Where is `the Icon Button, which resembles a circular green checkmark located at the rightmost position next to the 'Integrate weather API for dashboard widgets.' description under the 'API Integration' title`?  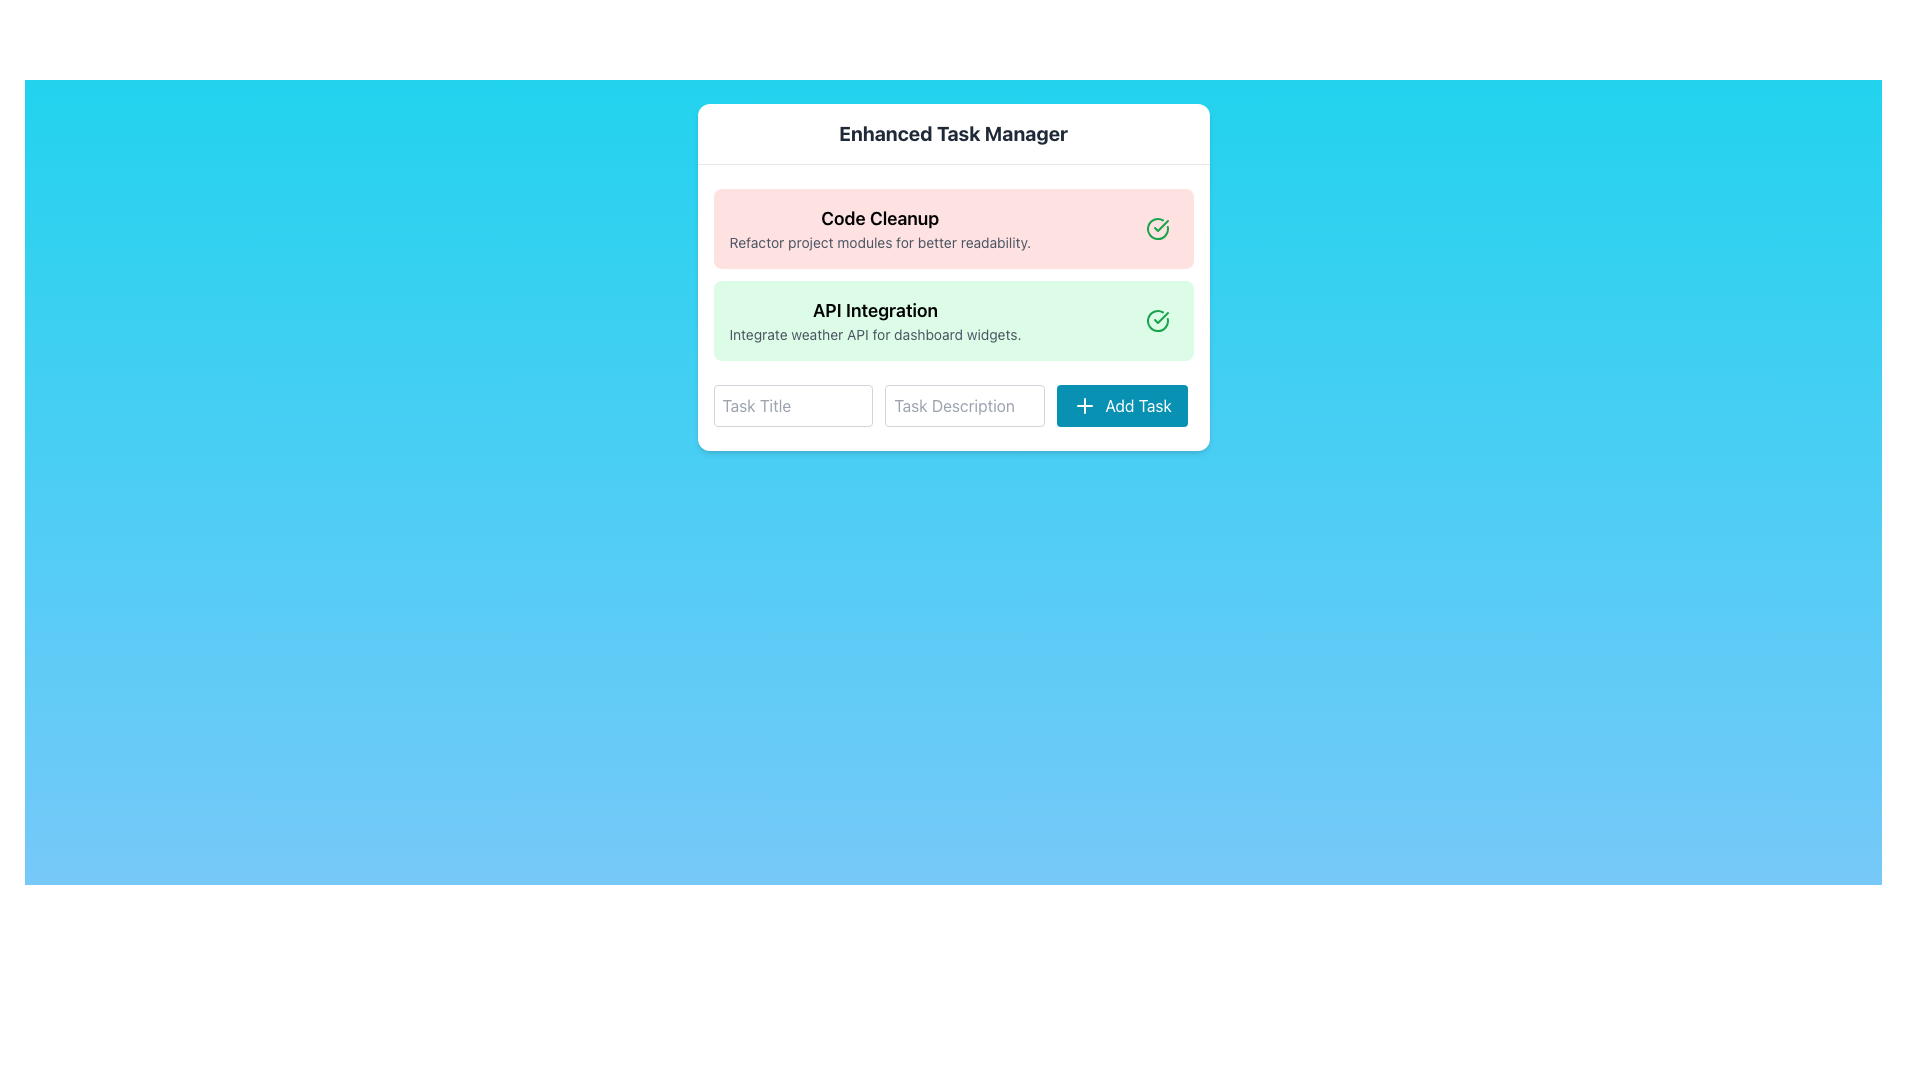
the Icon Button, which resembles a circular green checkmark located at the rightmost position next to the 'Integrate weather API for dashboard widgets.' description under the 'API Integration' title is located at coordinates (1157, 319).